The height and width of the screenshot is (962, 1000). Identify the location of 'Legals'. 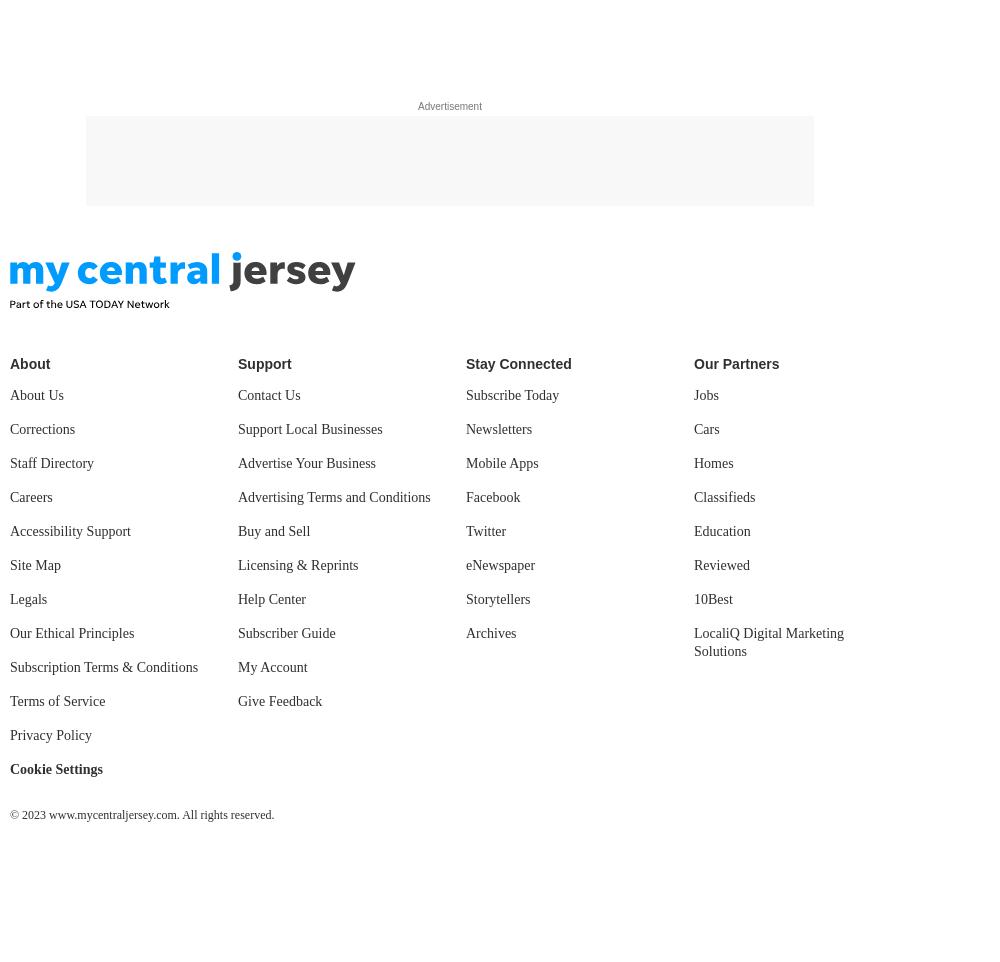
(28, 598).